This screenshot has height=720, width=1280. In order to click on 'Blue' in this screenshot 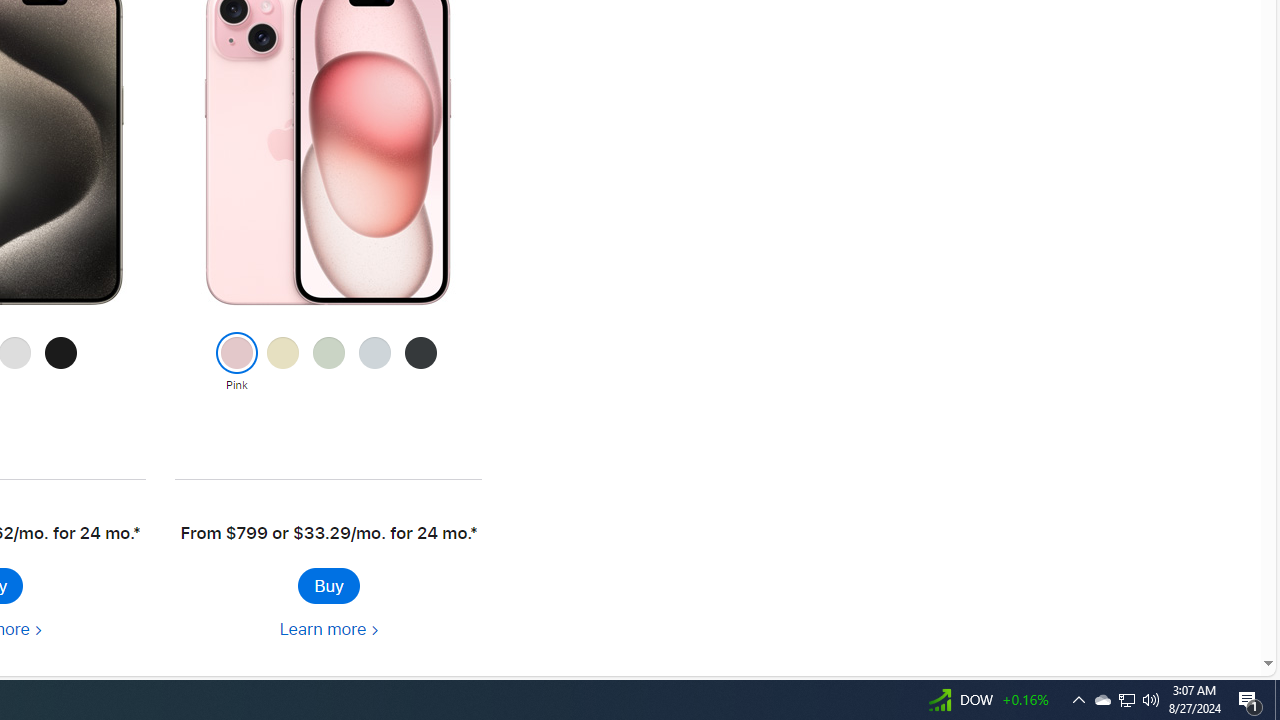, I will do `click(374, 363)`.